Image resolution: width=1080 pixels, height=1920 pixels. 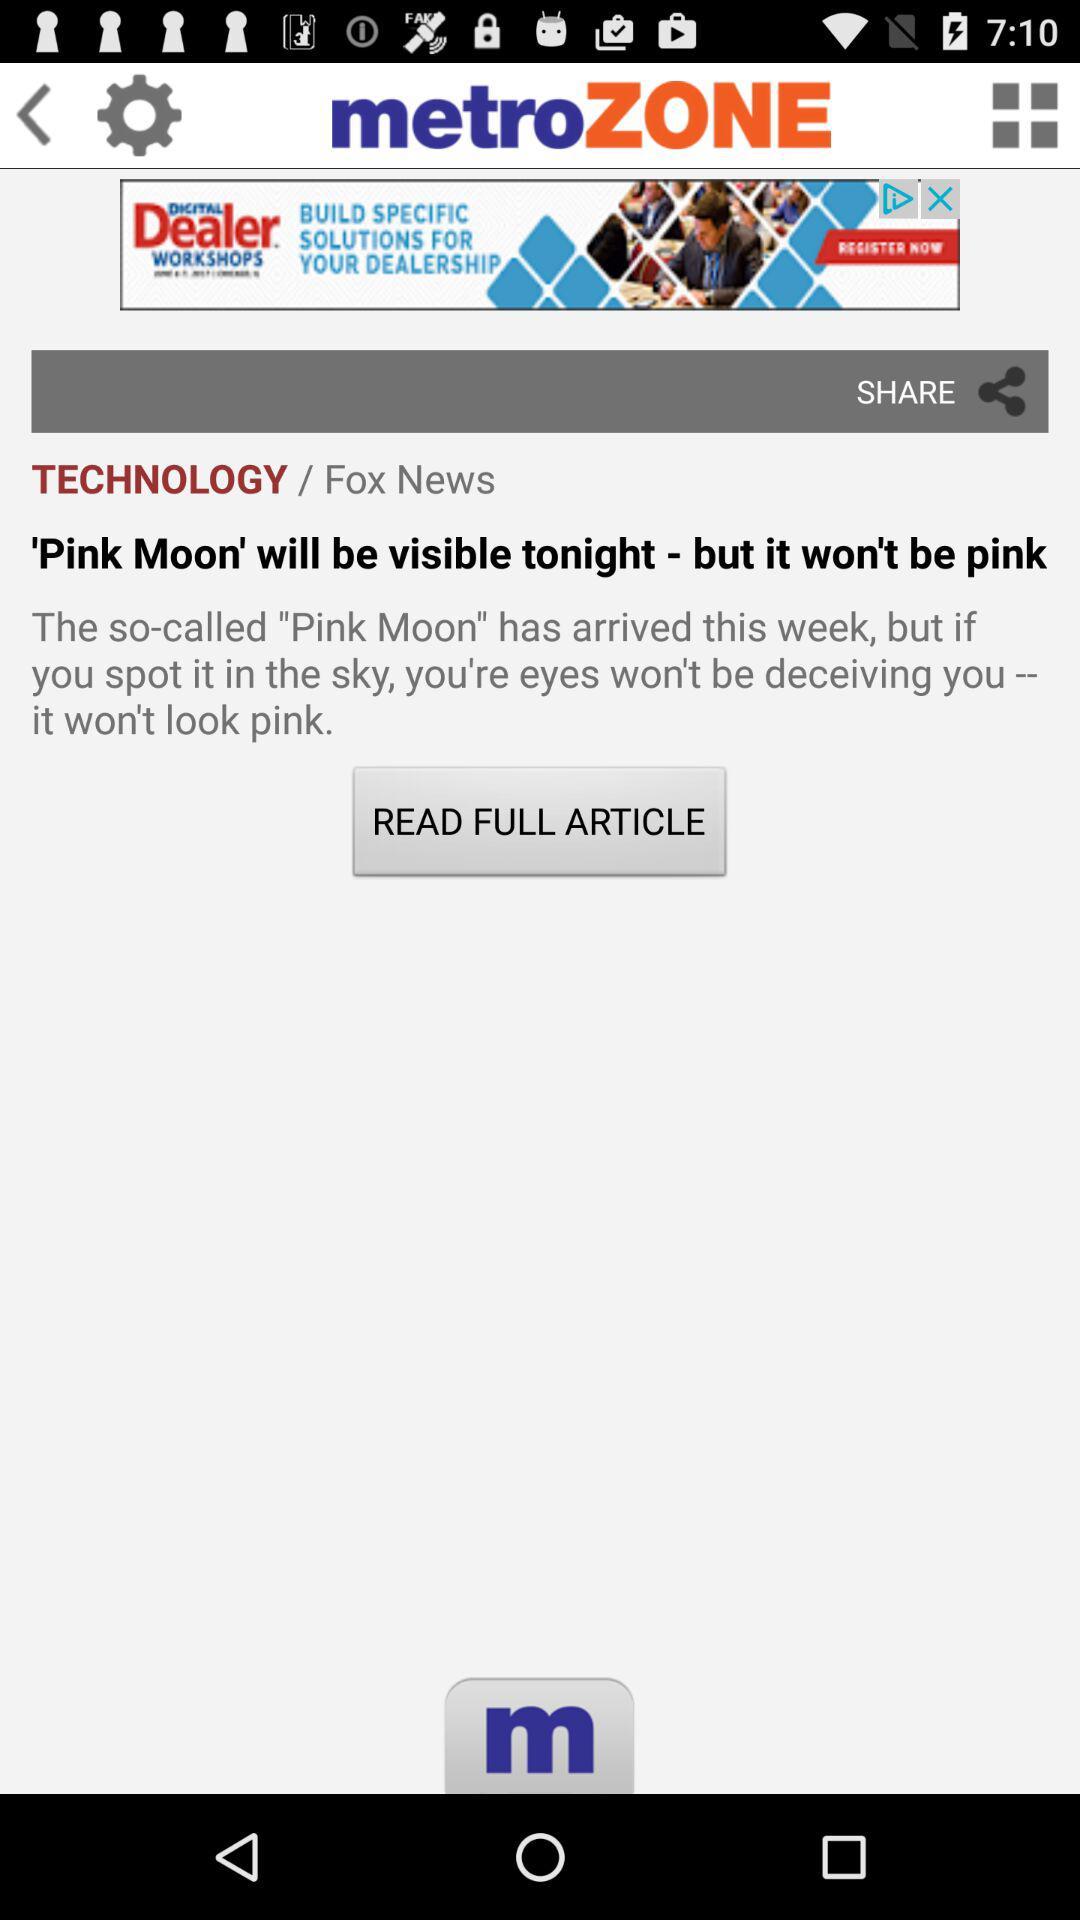 I want to click on the dashboard icon, so click(x=1024, y=122).